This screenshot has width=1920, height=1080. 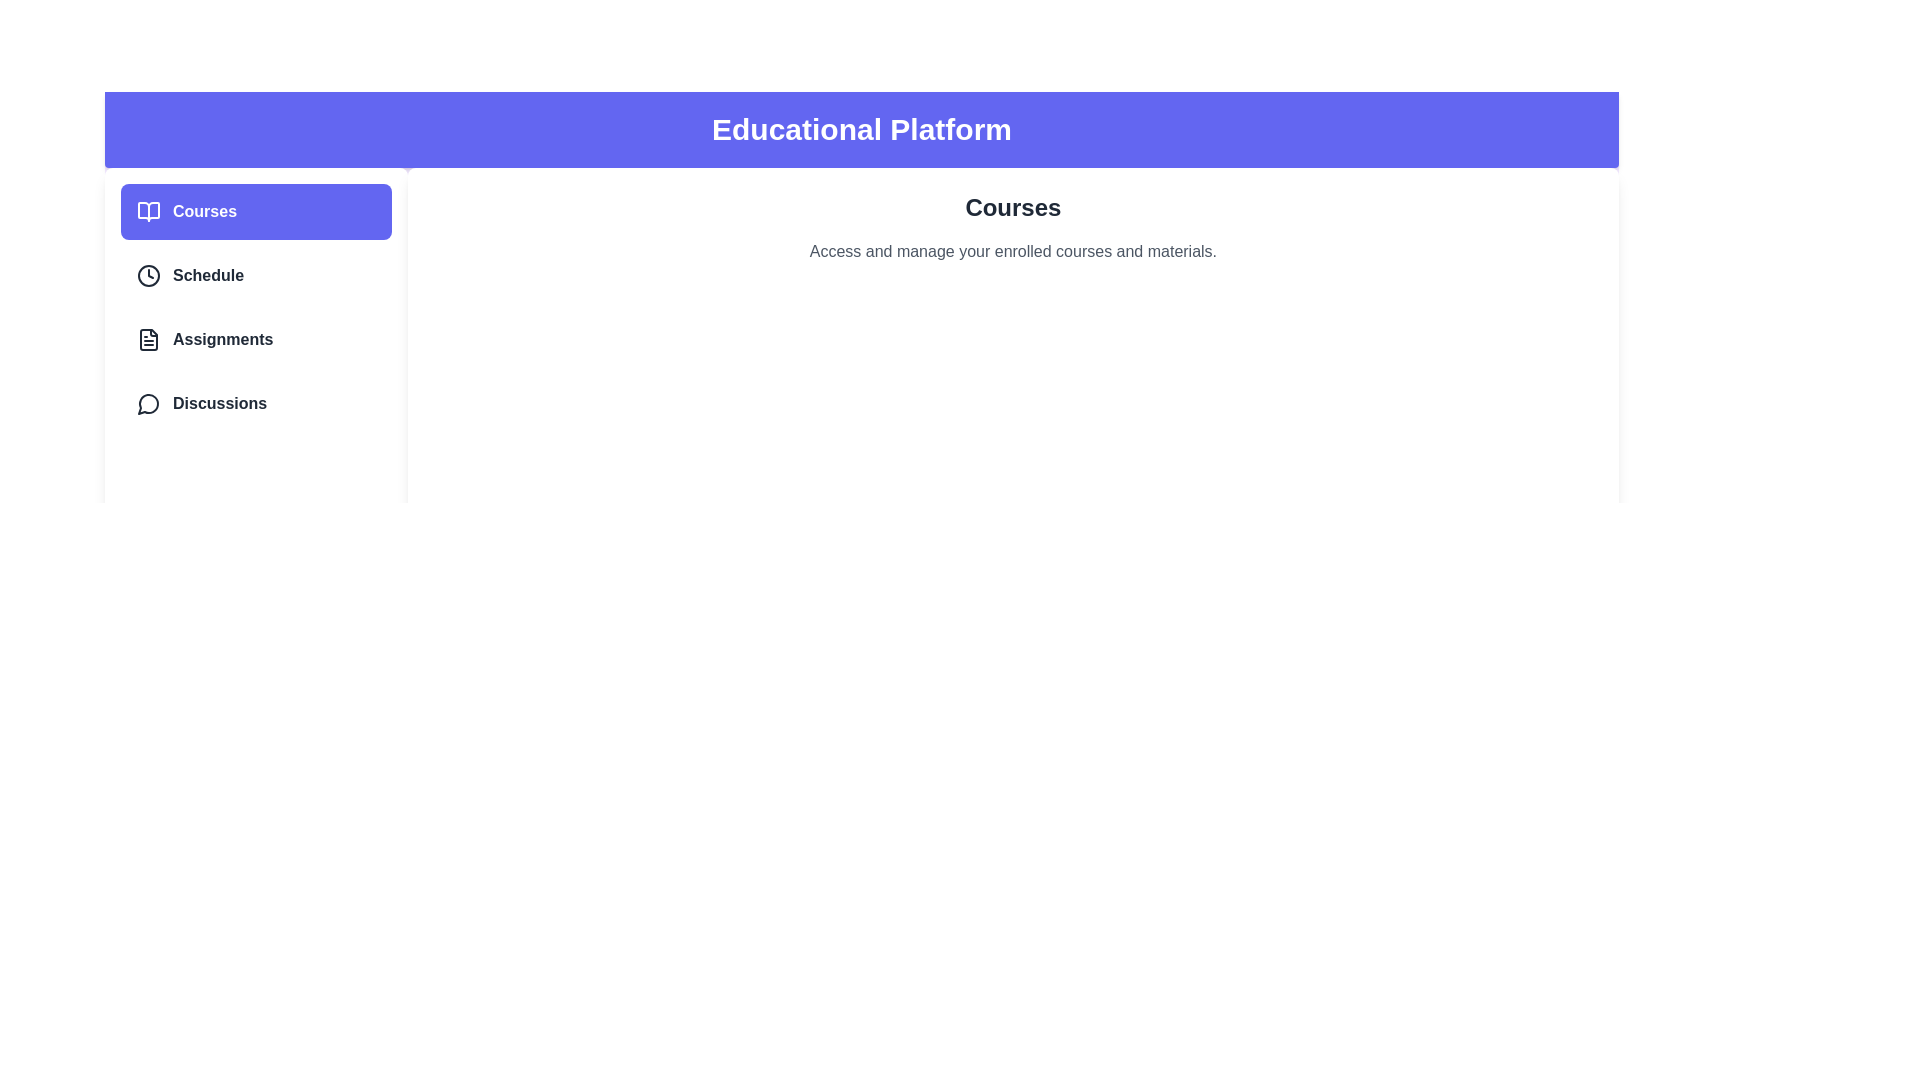 What do you see at coordinates (254, 212) in the screenshot?
I see `the tab labeled Courses in the sidebar` at bounding box center [254, 212].